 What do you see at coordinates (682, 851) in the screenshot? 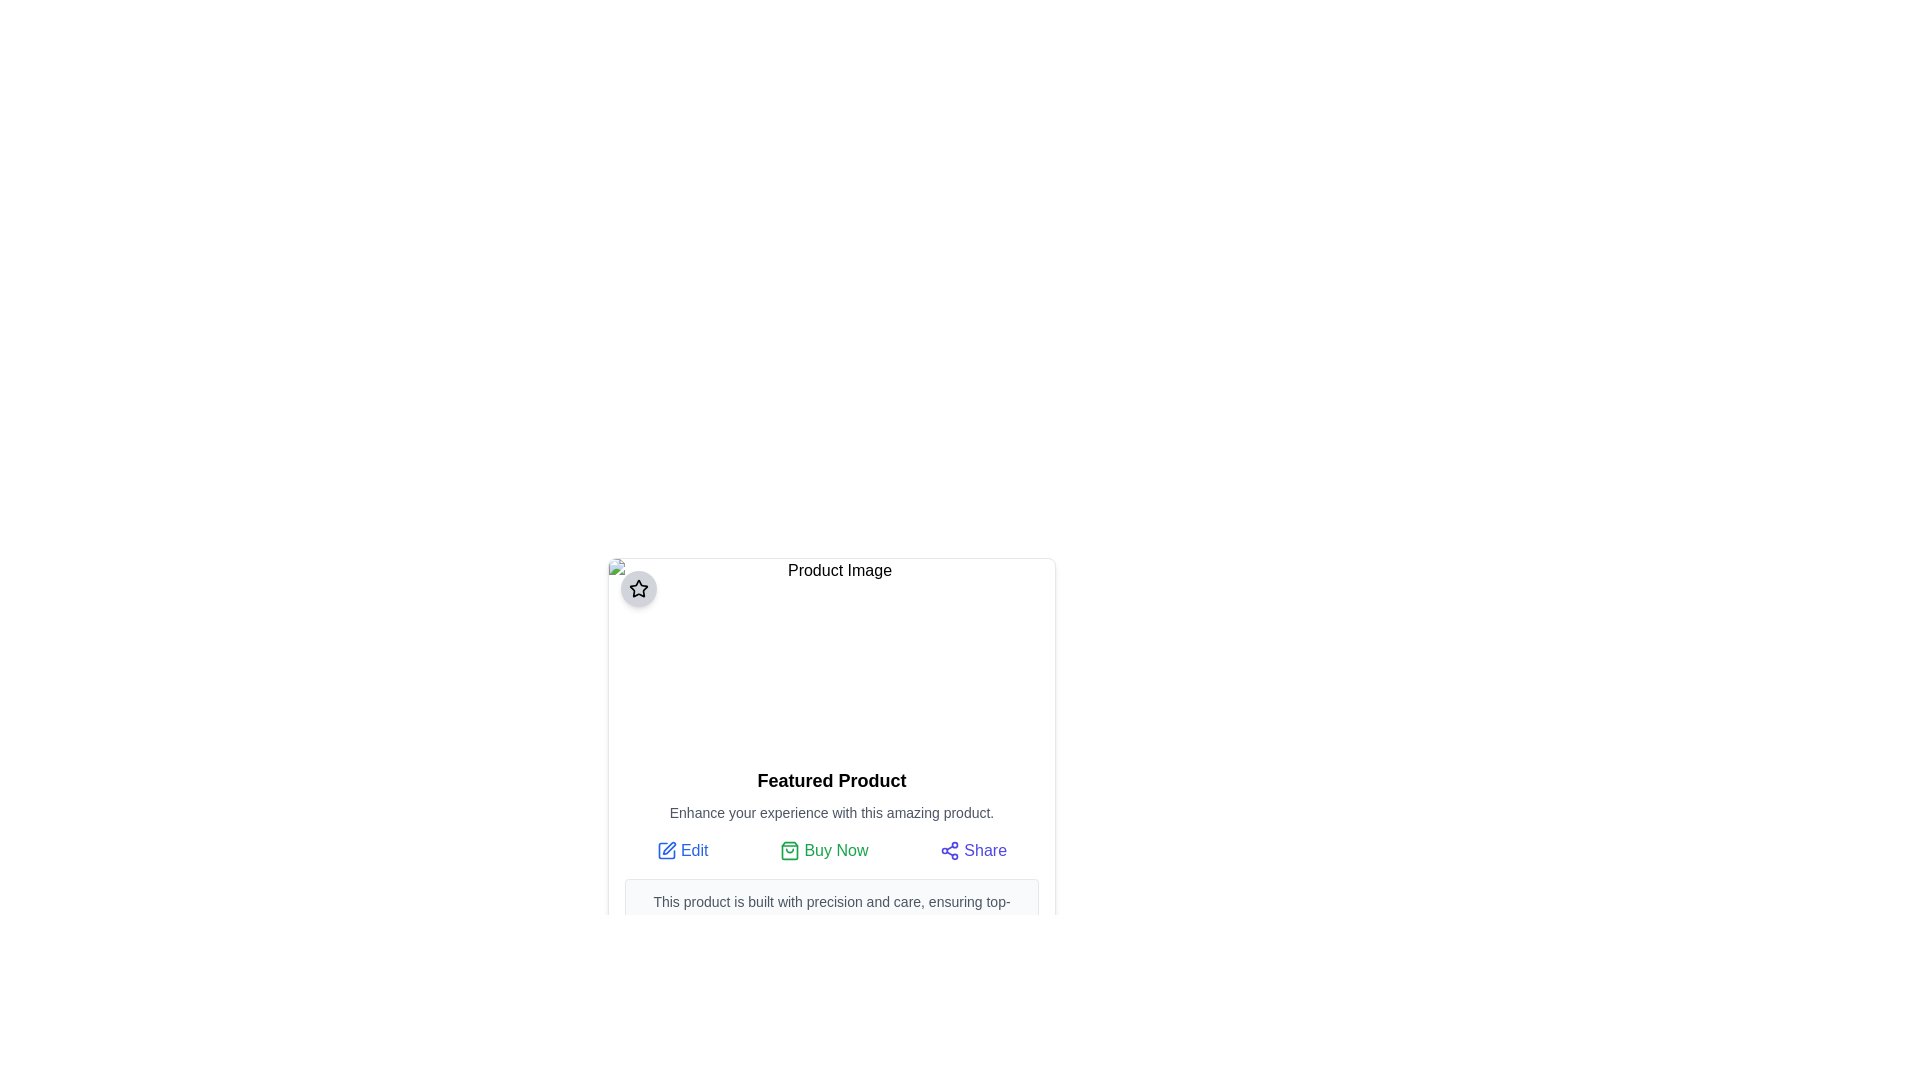
I see `the 'Edit' button` at bounding box center [682, 851].